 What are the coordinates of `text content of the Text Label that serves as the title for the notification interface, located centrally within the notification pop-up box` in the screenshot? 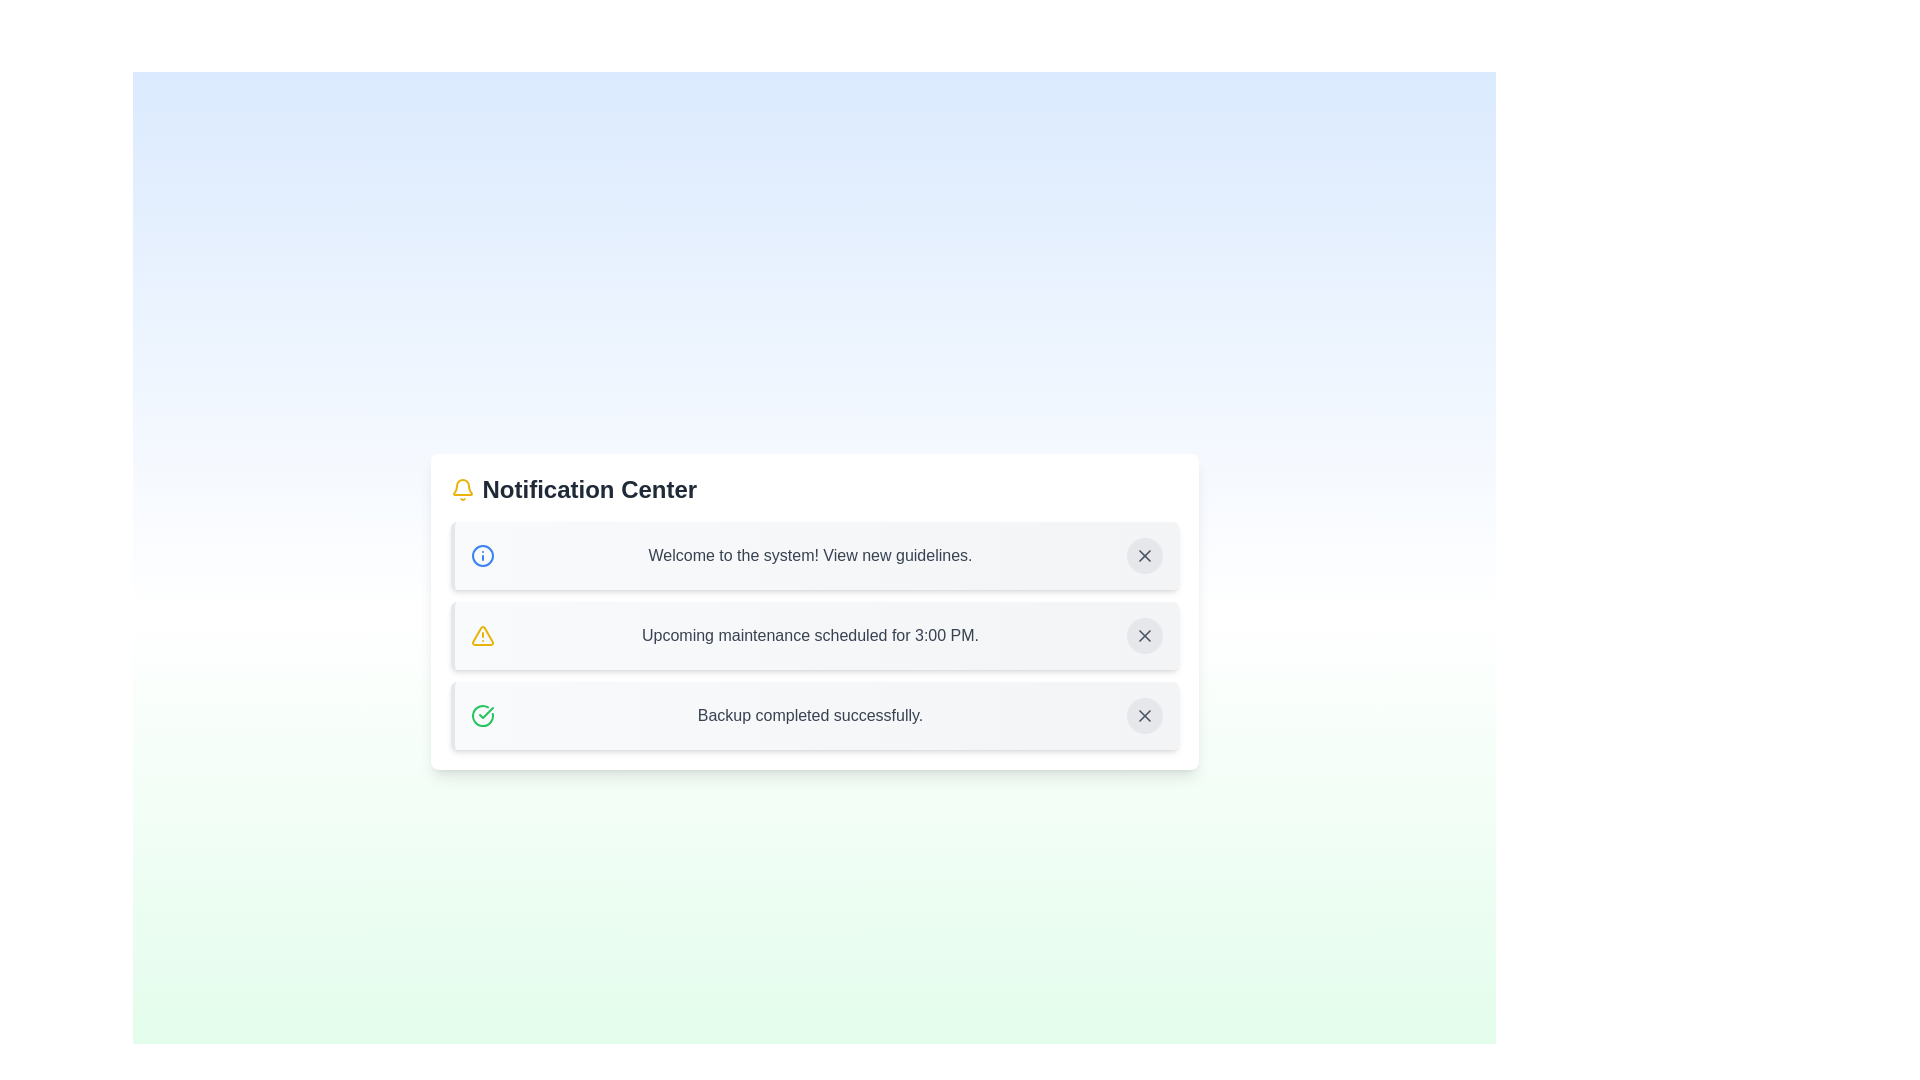 It's located at (588, 489).